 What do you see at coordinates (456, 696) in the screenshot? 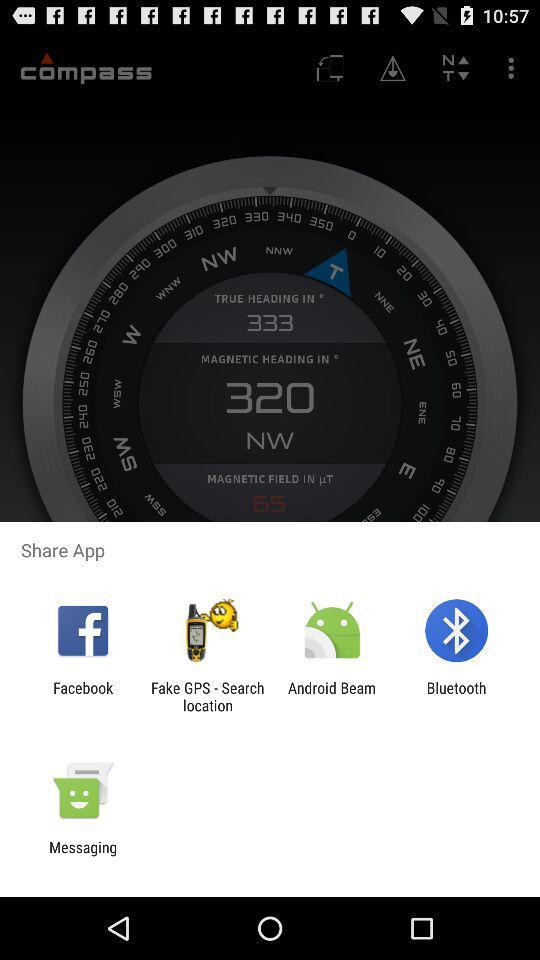
I see `bluetooth item` at bounding box center [456, 696].